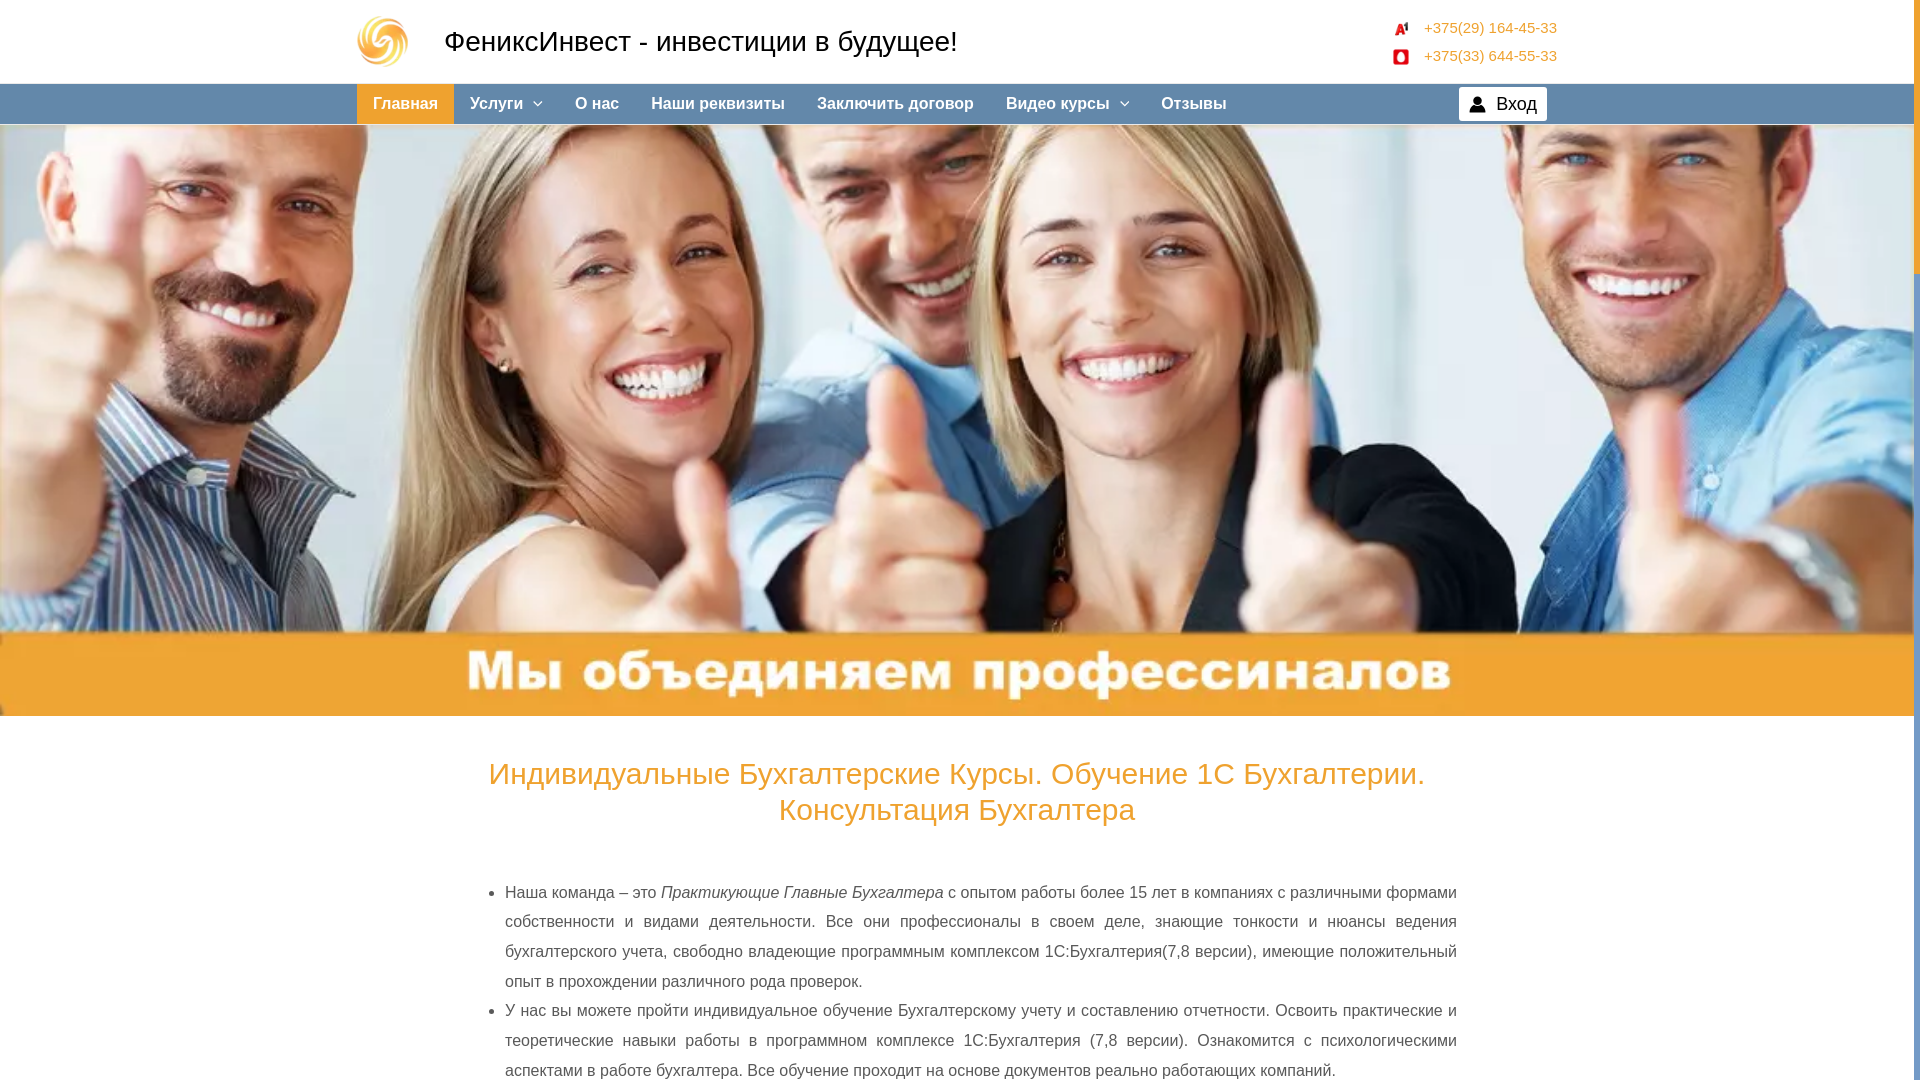 The image size is (1920, 1080). I want to click on '   +375(29) 164-45-33', so click(1473, 27).